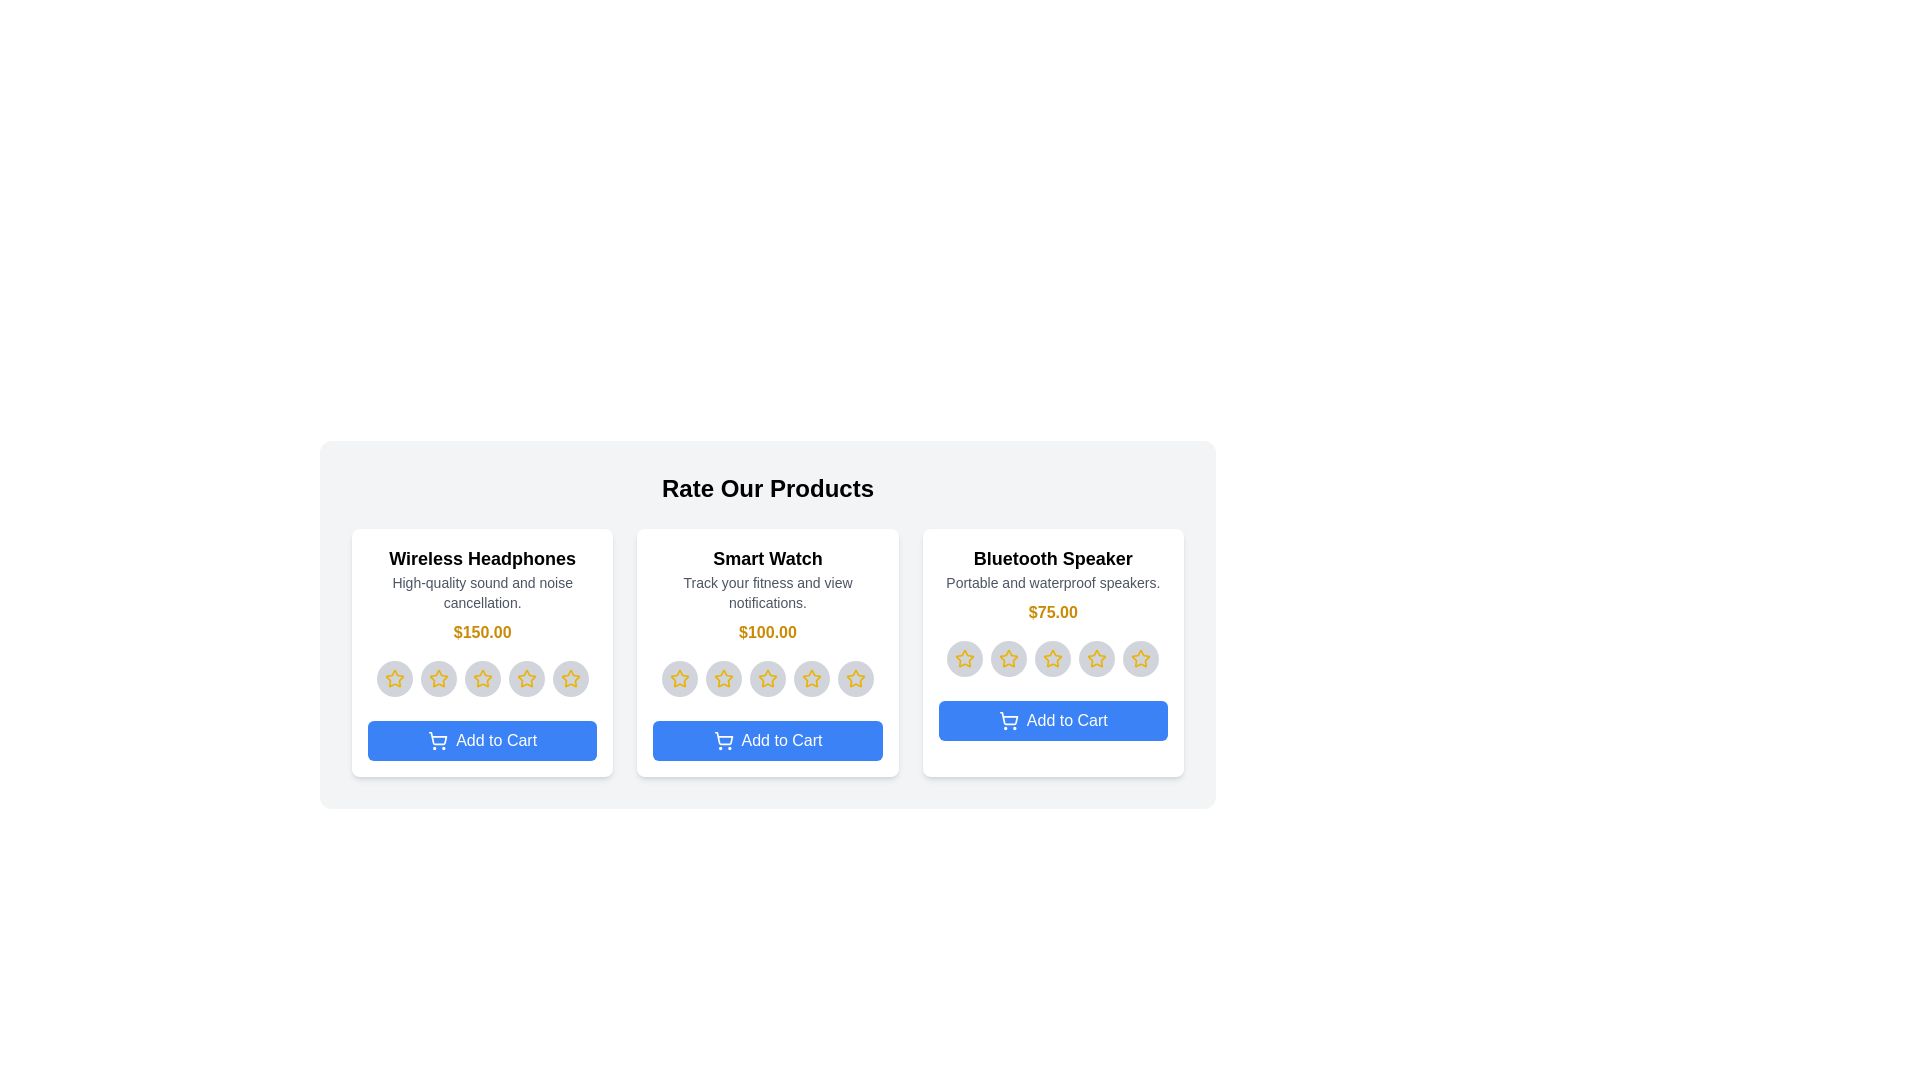 The width and height of the screenshot is (1920, 1080). I want to click on the star corresponding to 3 for the product 'Bluetooth Speaker', so click(1052, 659).